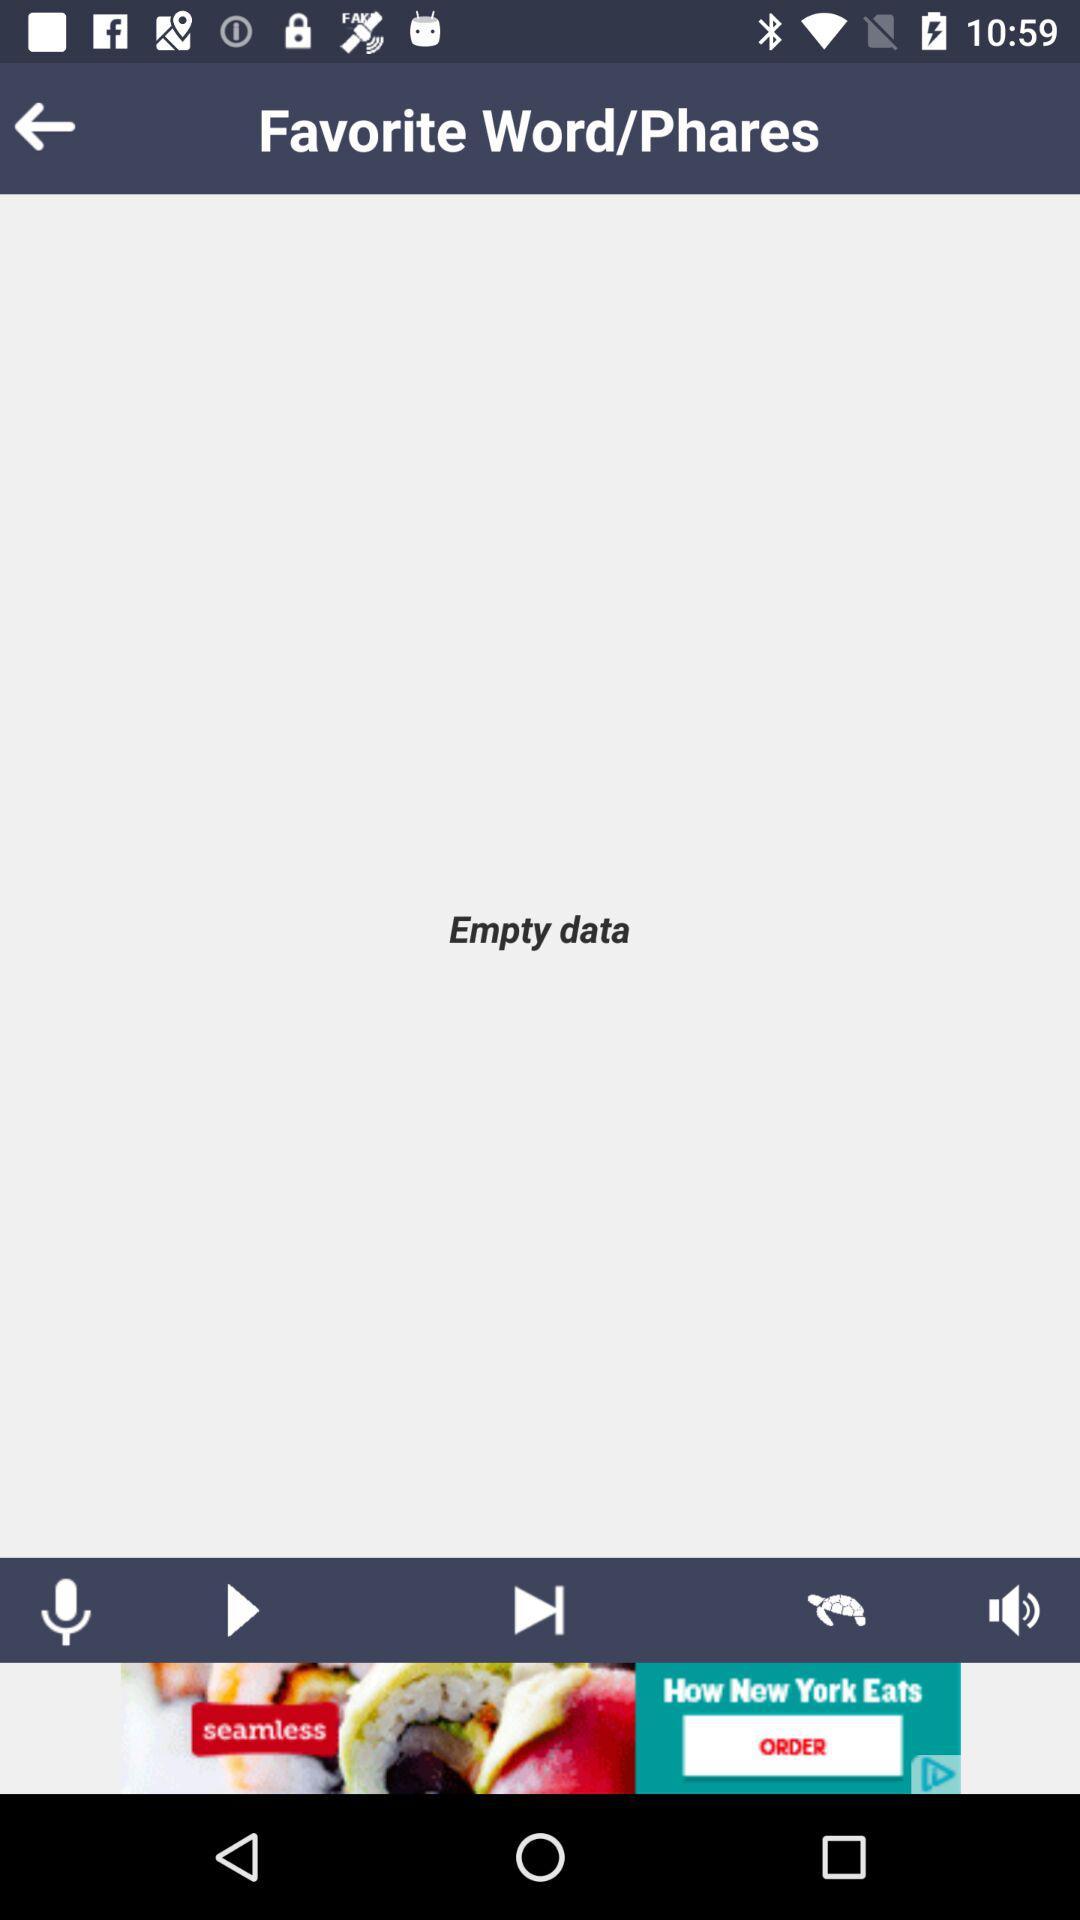 This screenshot has width=1080, height=1920. What do you see at coordinates (1014, 1610) in the screenshot?
I see `the volume icon` at bounding box center [1014, 1610].